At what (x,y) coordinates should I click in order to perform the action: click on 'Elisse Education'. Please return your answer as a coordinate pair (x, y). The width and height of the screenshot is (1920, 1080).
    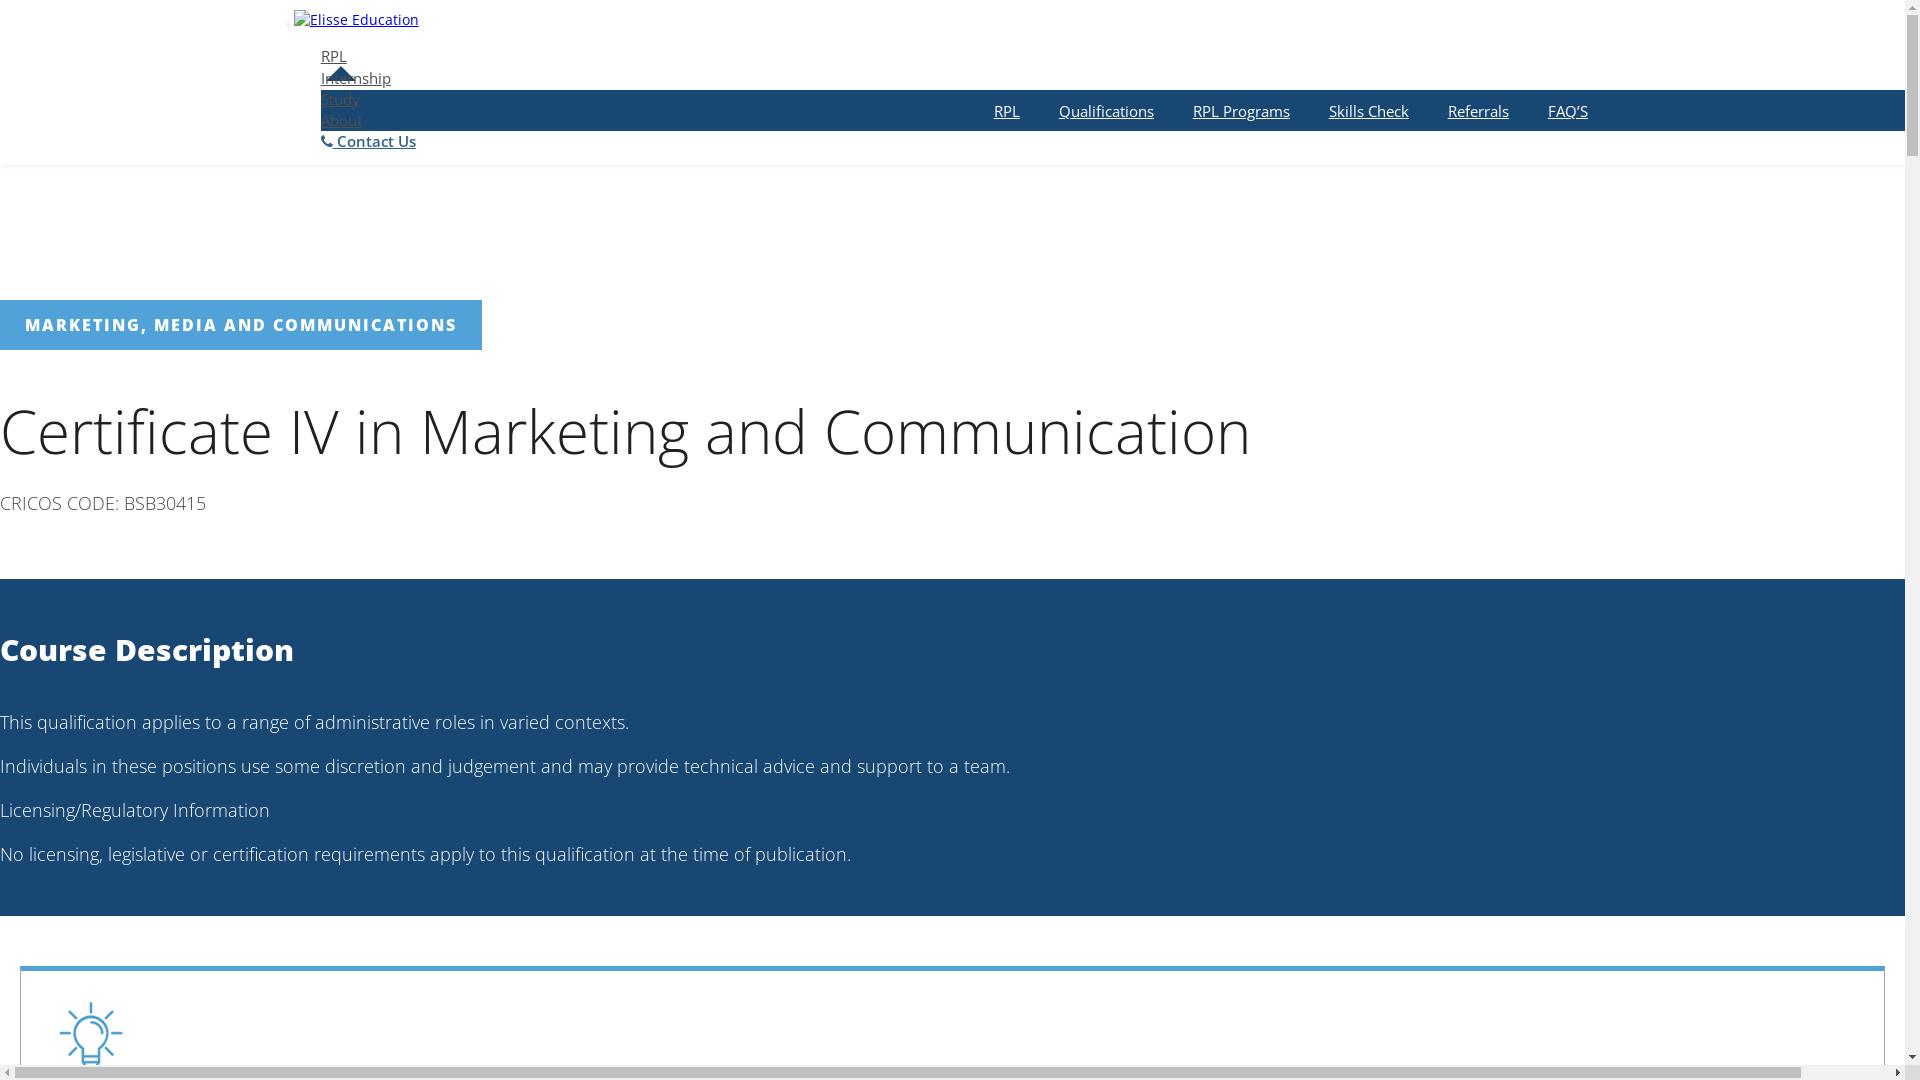
    Looking at the image, I should click on (356, 14).